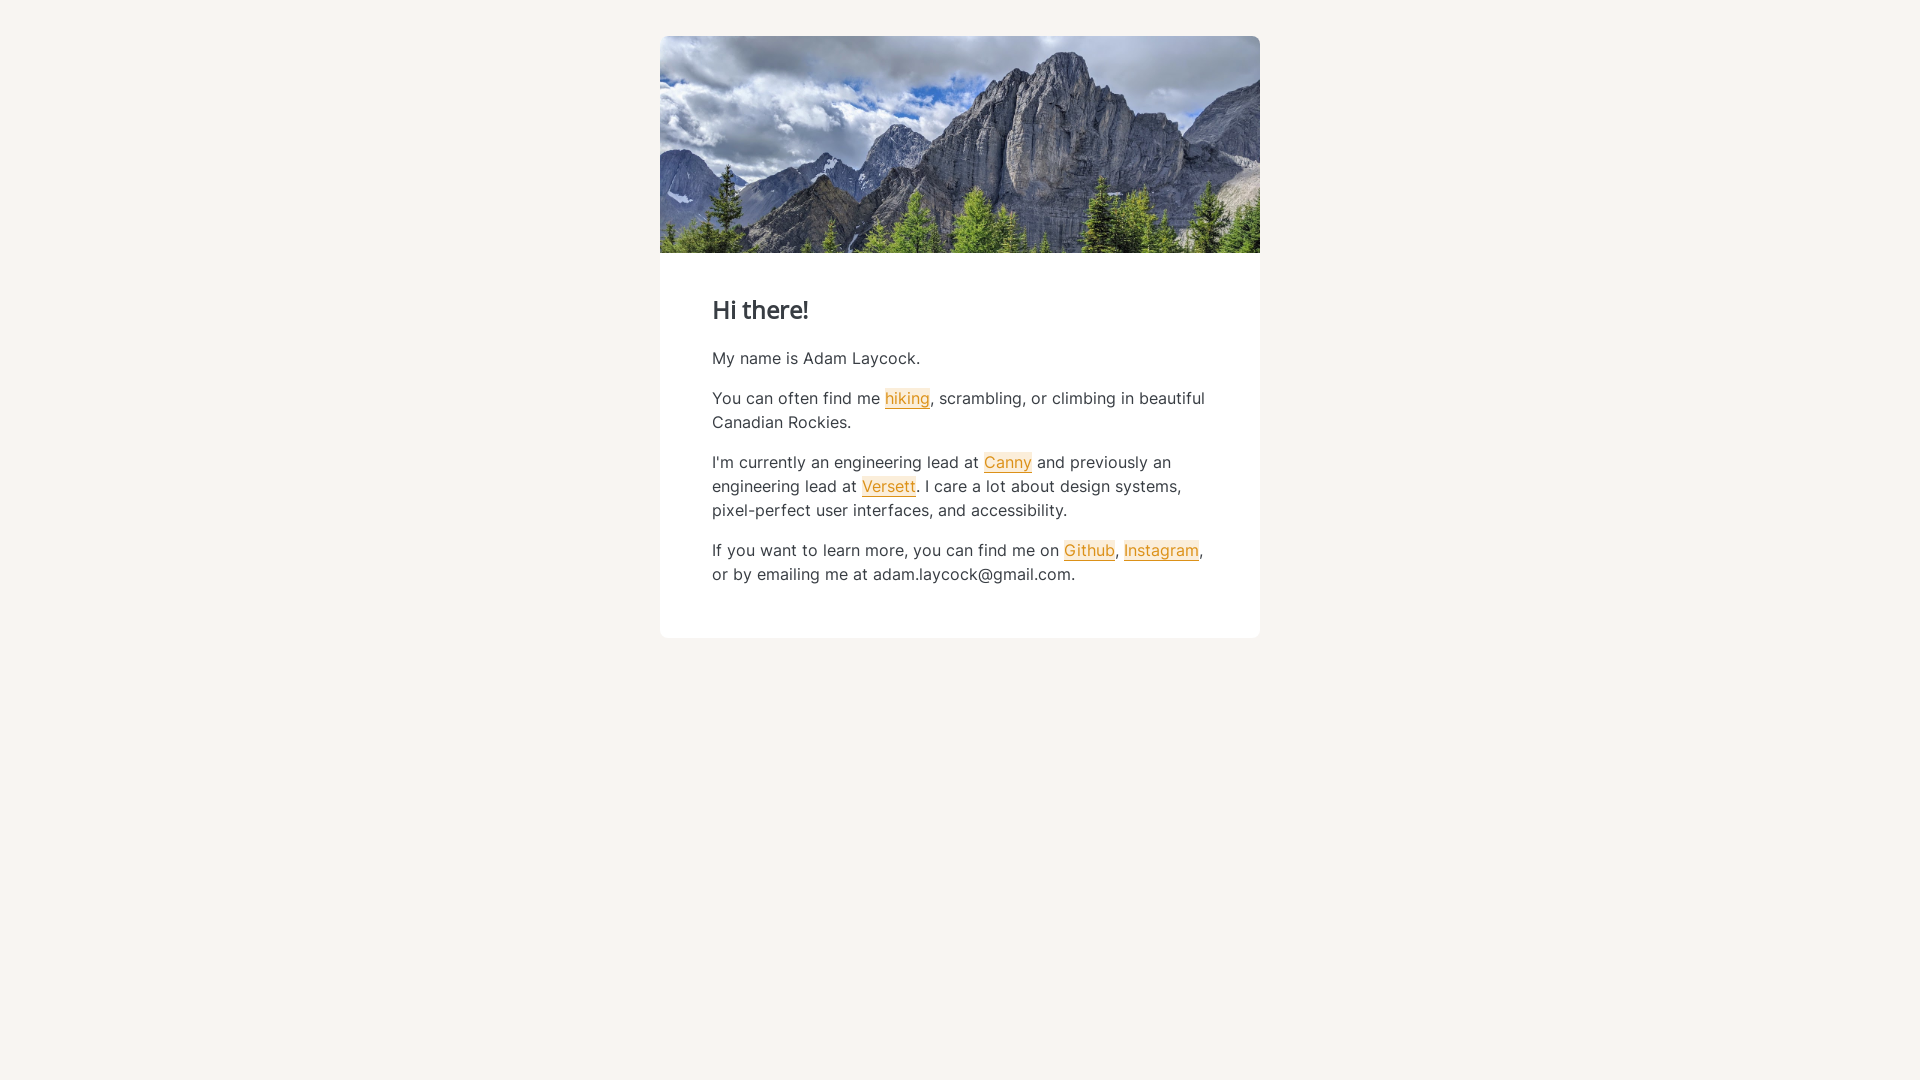 This screenshot has height=1080, width=1920. I want to click on 'Github', so click(1063, 550).